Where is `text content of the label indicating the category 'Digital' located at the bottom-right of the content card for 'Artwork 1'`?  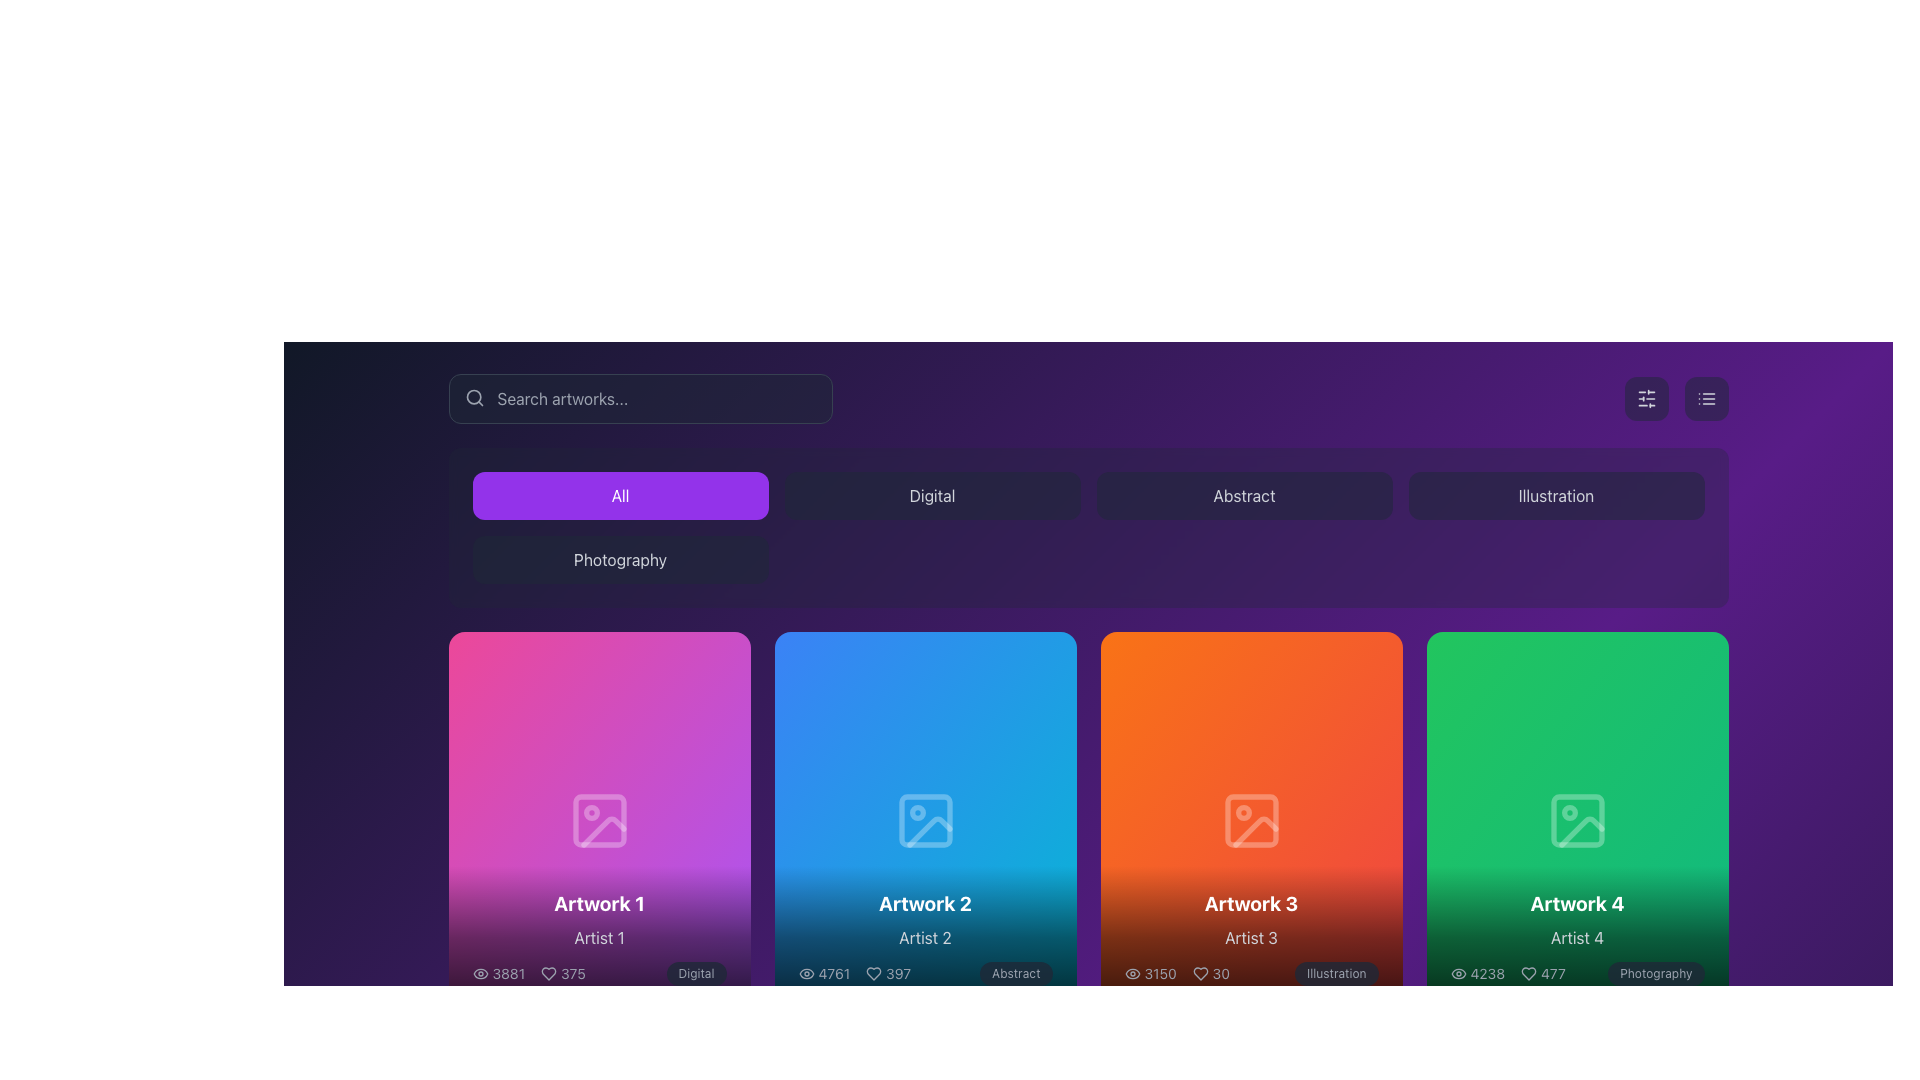
text content of the label indicating the category 'Digital' located at the bottom-right of the content card for 'Artwork 1' is located at coordinates (696, 972).